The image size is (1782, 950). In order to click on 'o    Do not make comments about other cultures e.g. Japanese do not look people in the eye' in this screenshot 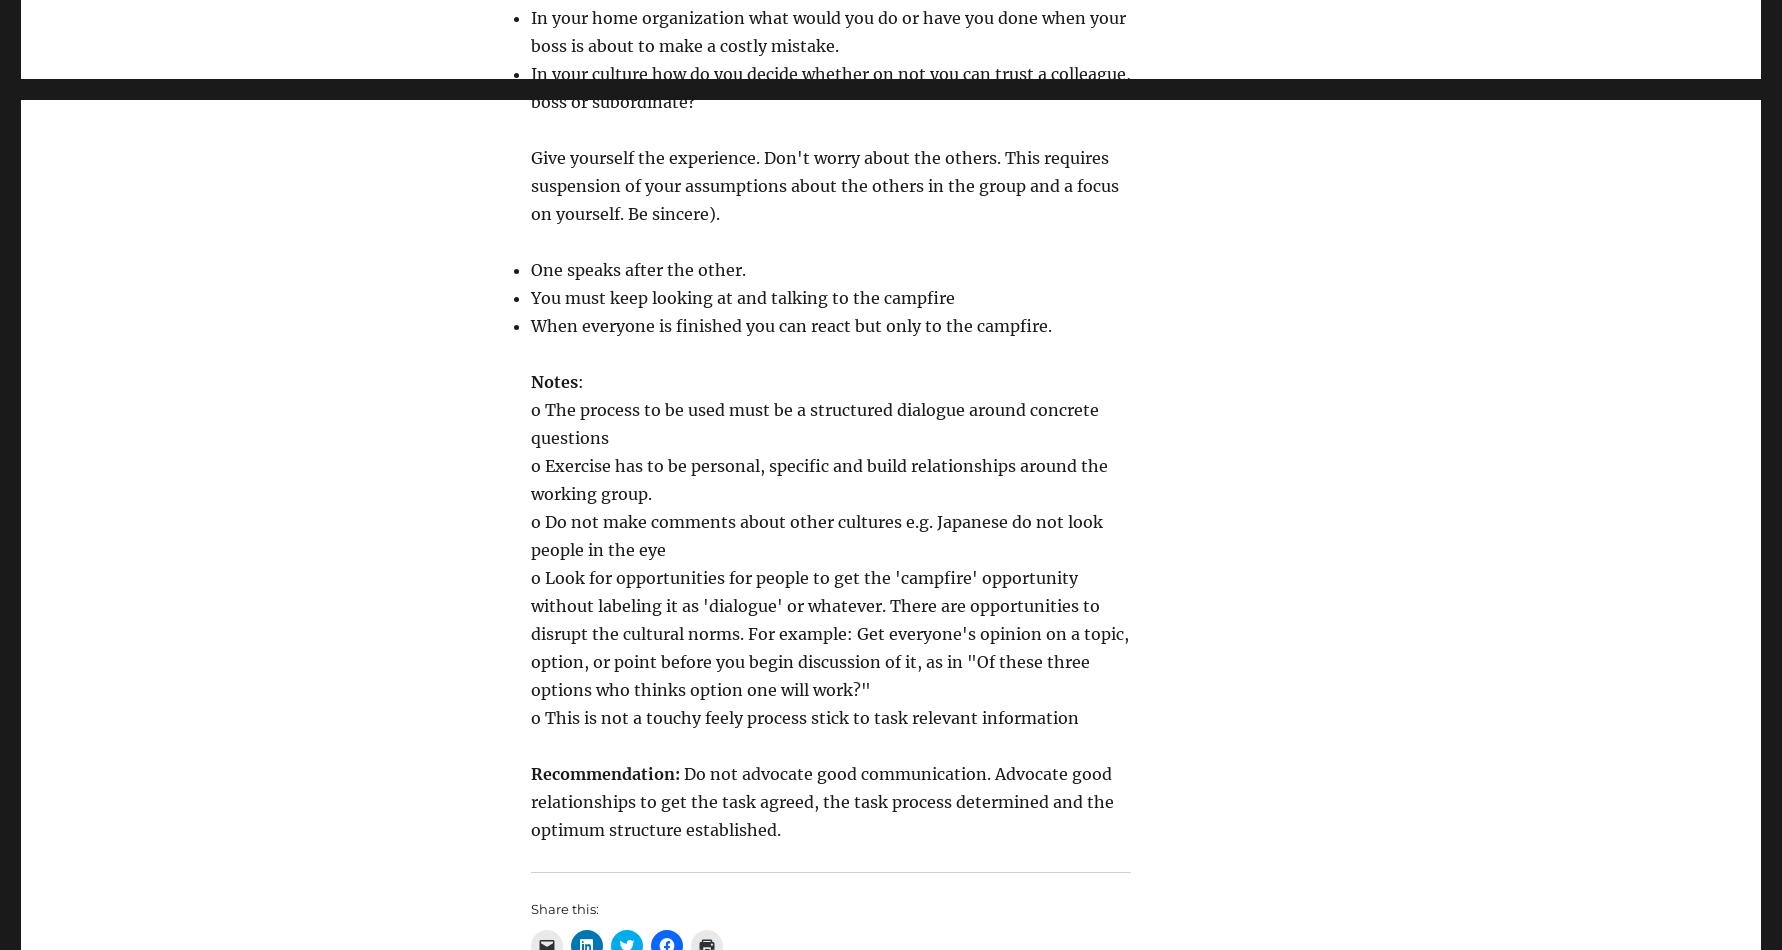, I will do `click(816, 535)`.